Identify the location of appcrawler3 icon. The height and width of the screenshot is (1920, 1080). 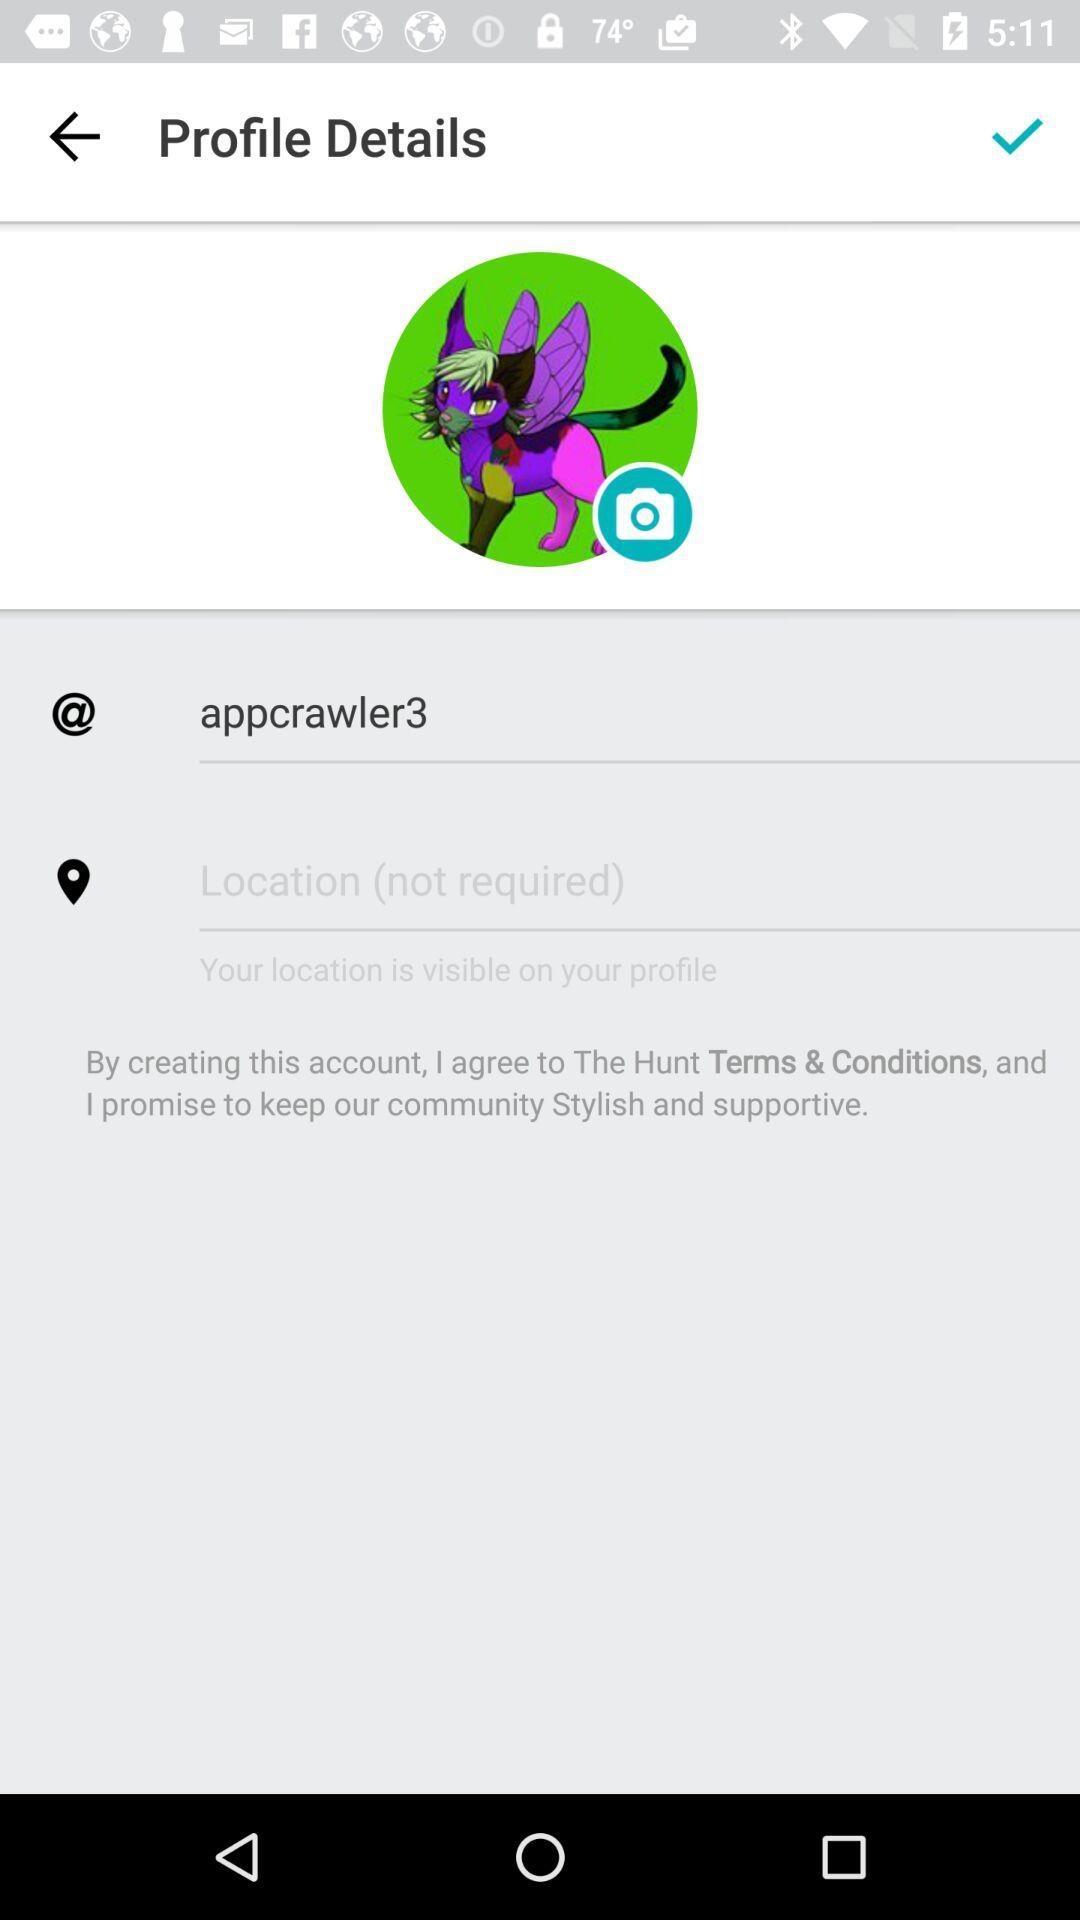
(639, 710).